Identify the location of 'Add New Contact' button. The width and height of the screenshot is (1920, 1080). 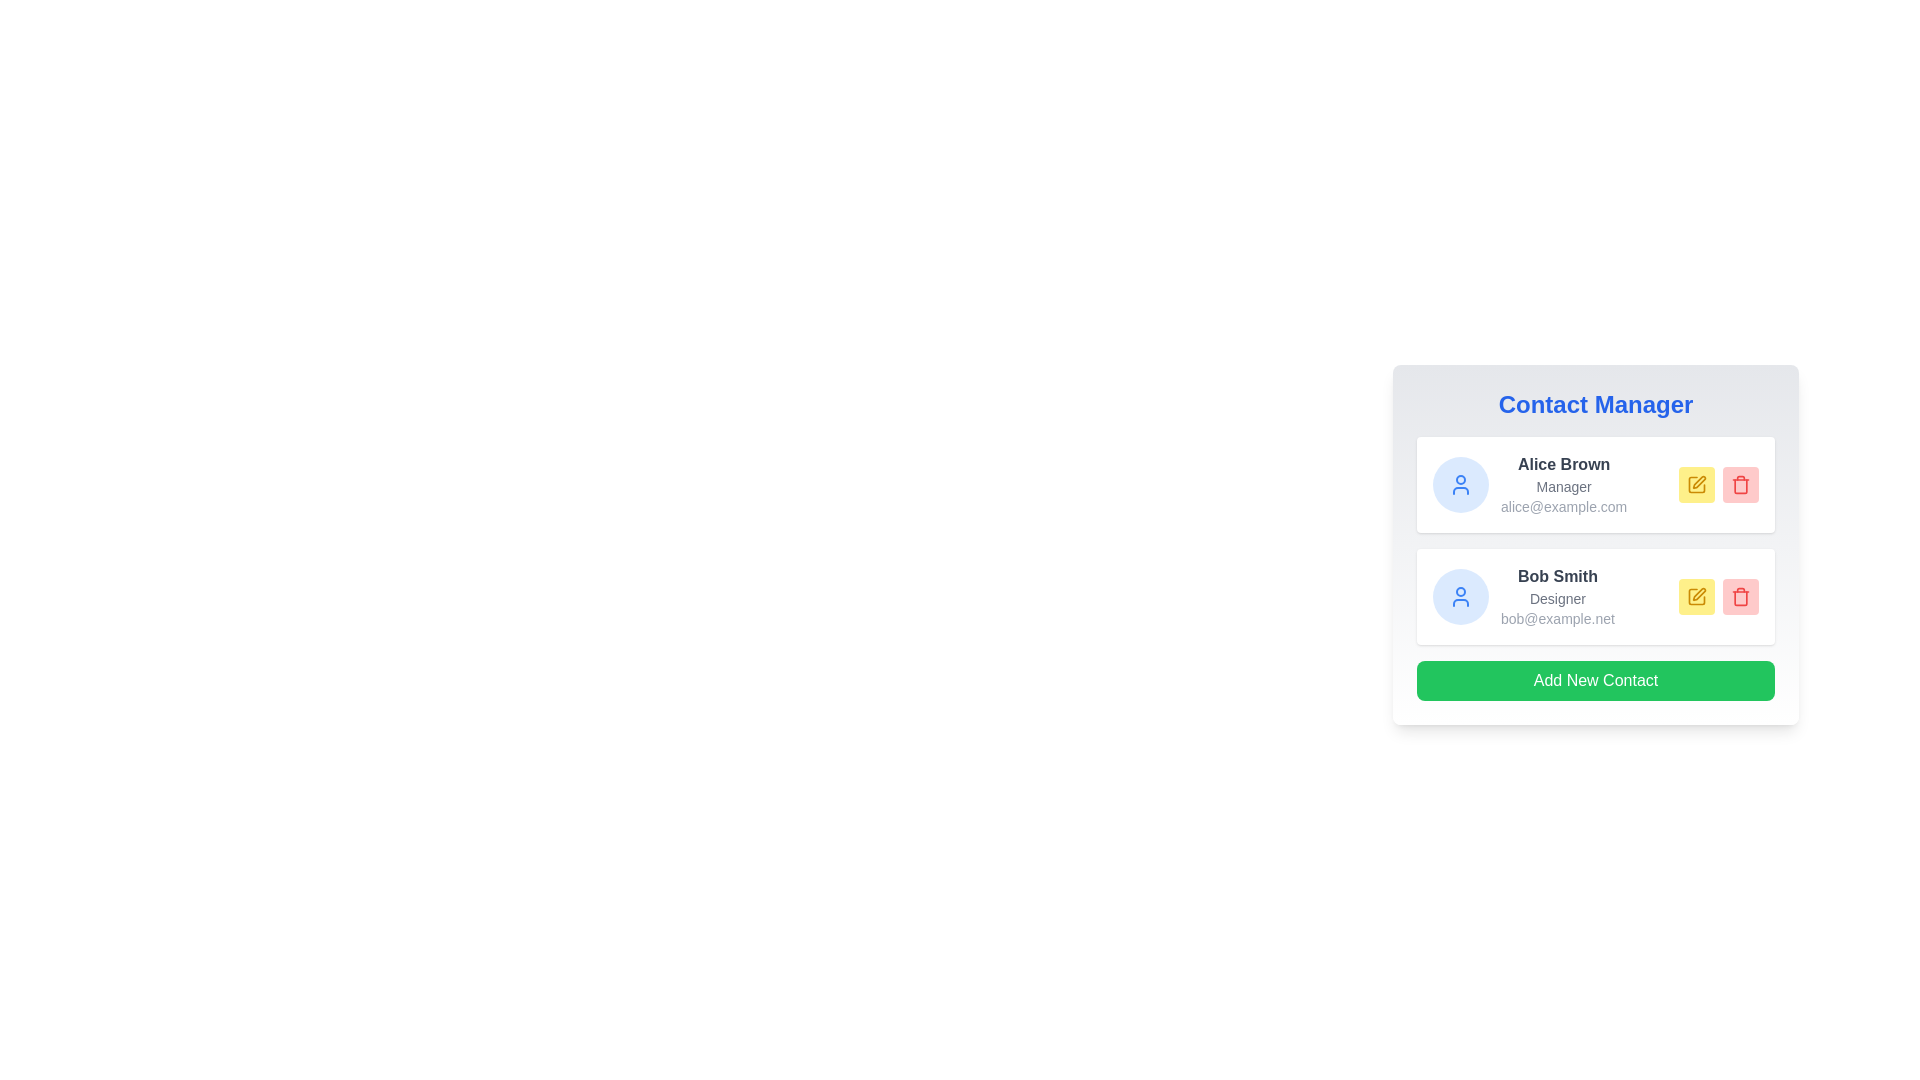
(1595, 680).